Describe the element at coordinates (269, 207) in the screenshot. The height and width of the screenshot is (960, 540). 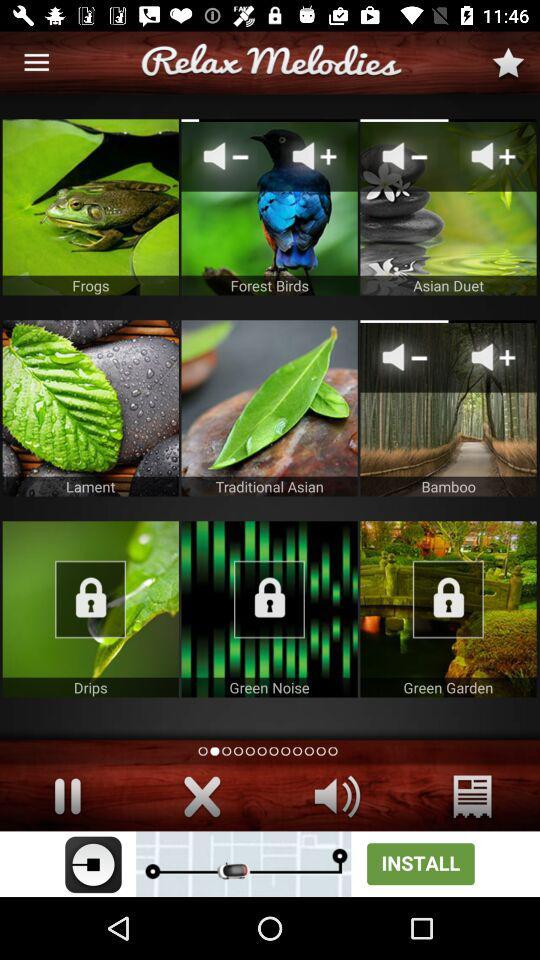
I see `click forest birds app` at that location.